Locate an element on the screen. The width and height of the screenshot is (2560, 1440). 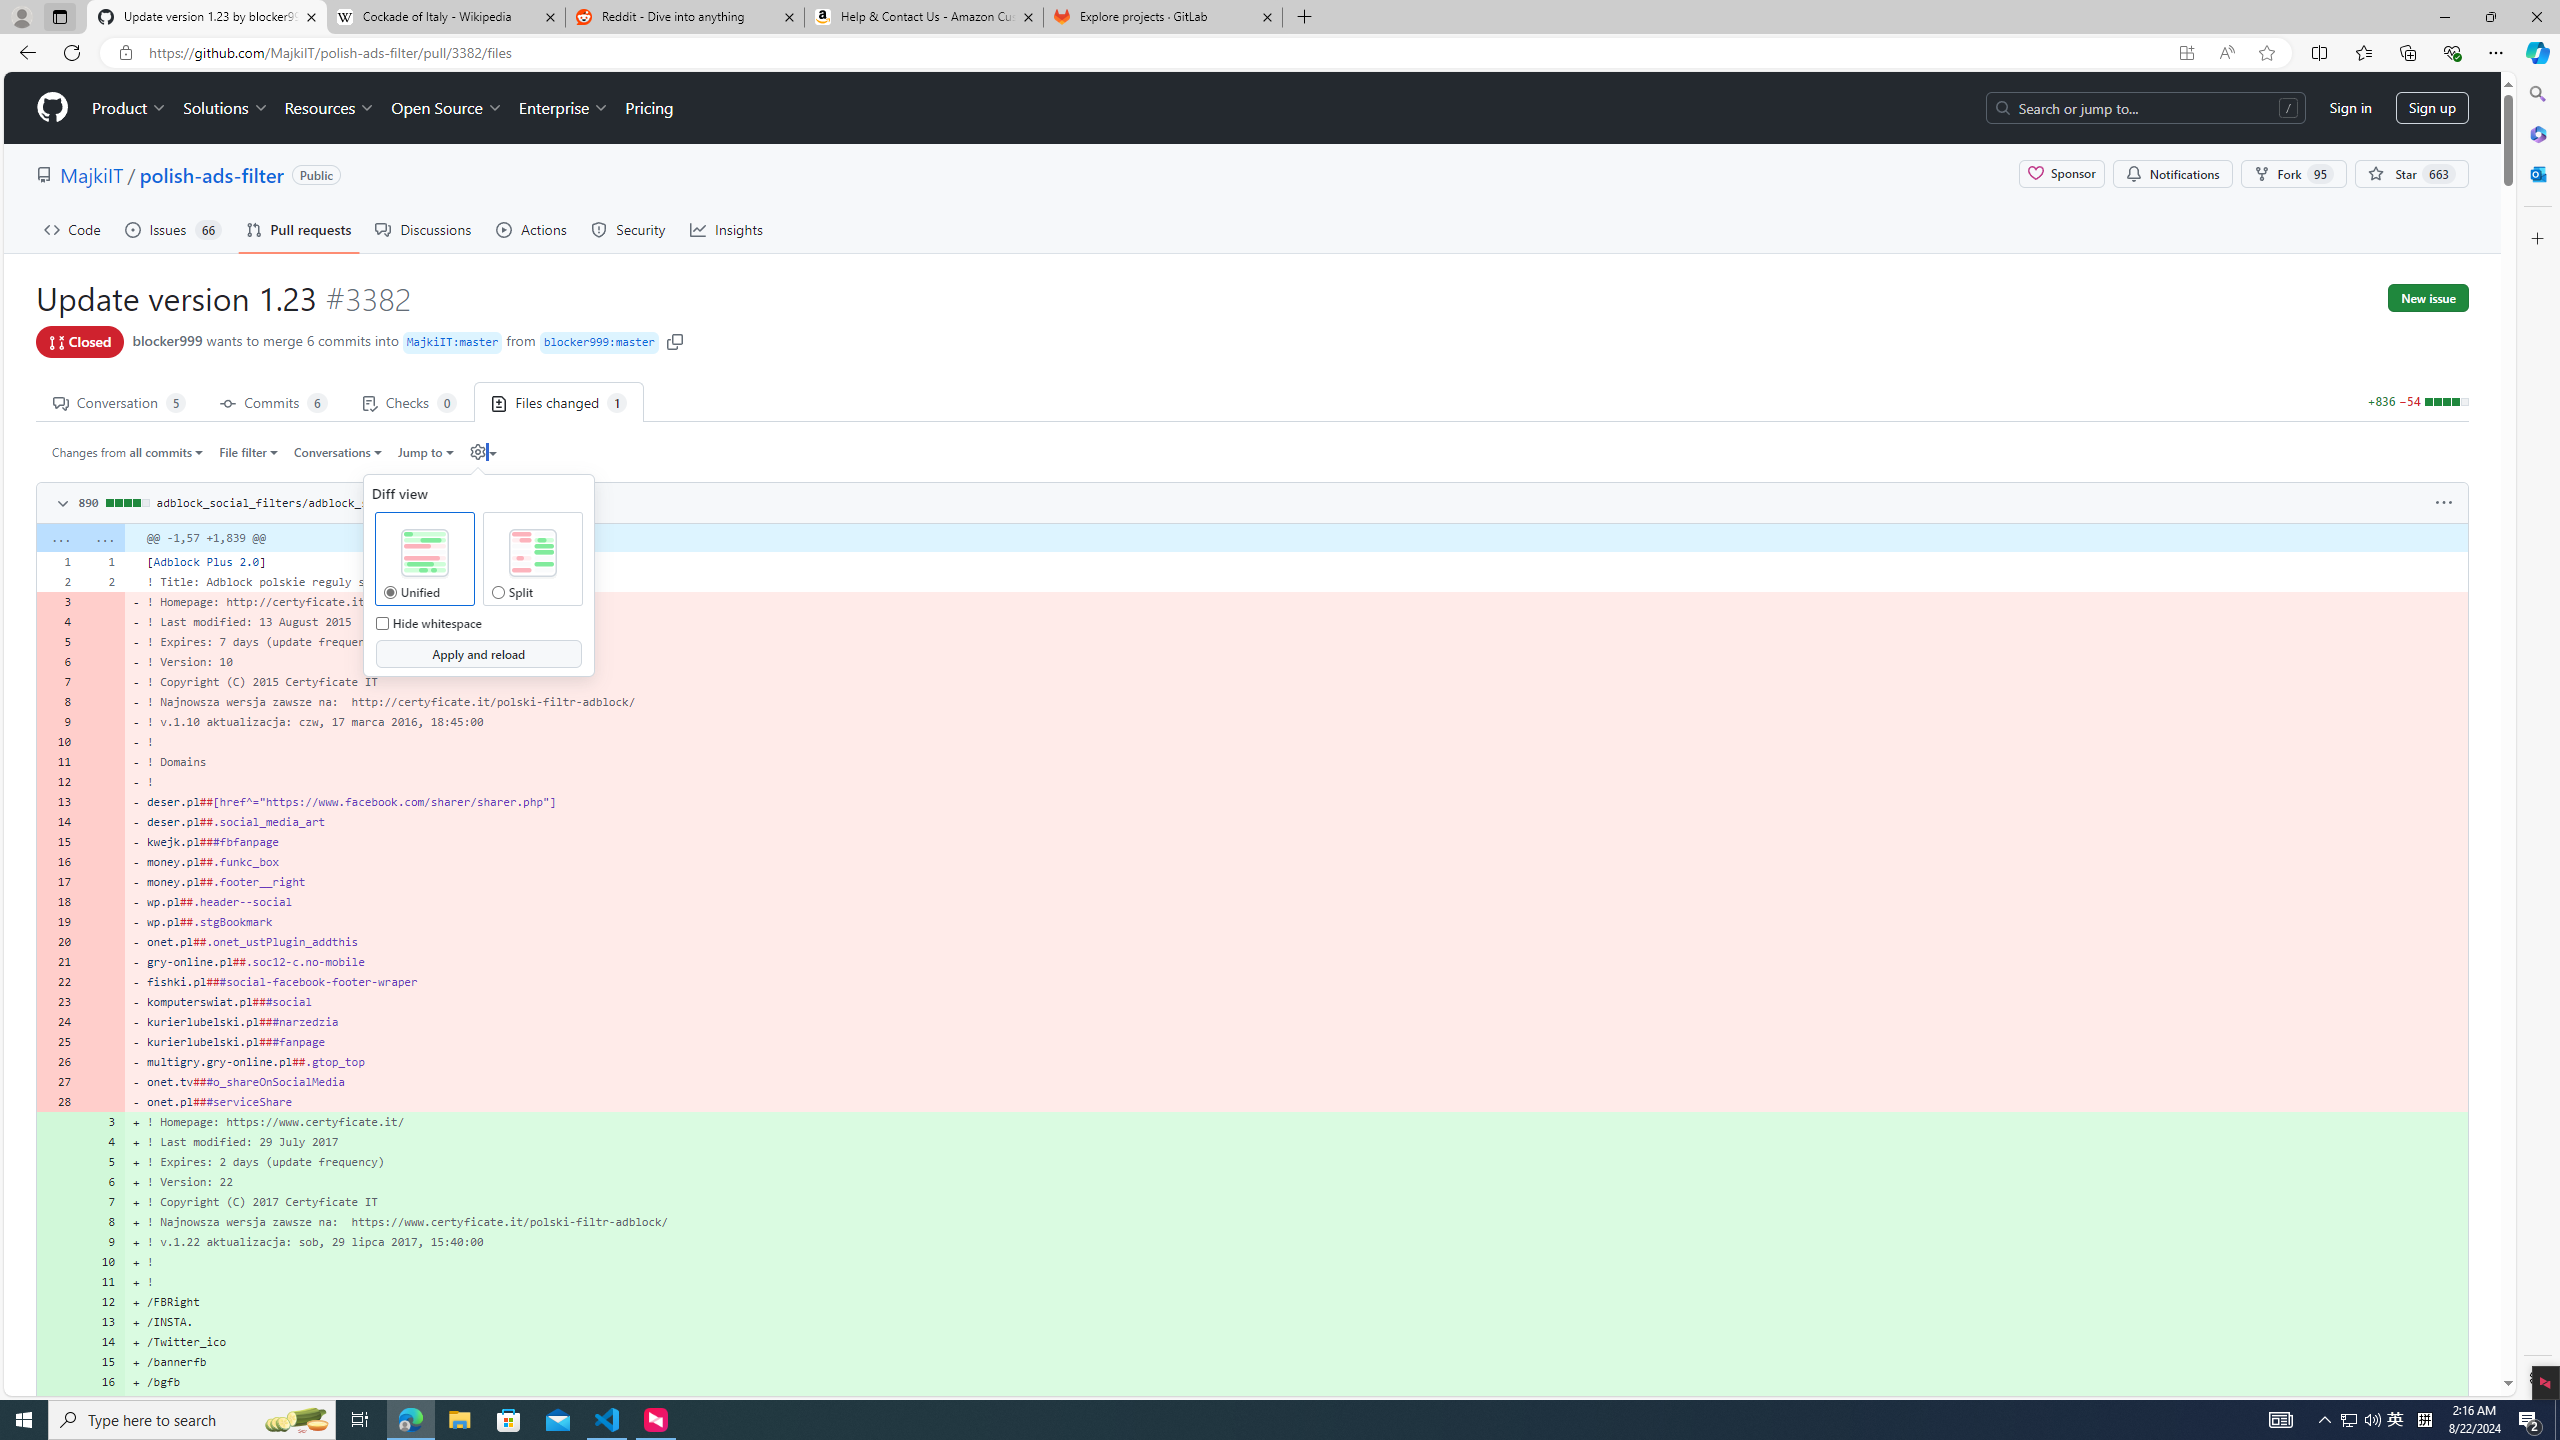
'7' is located at coordinates (102, 1202).